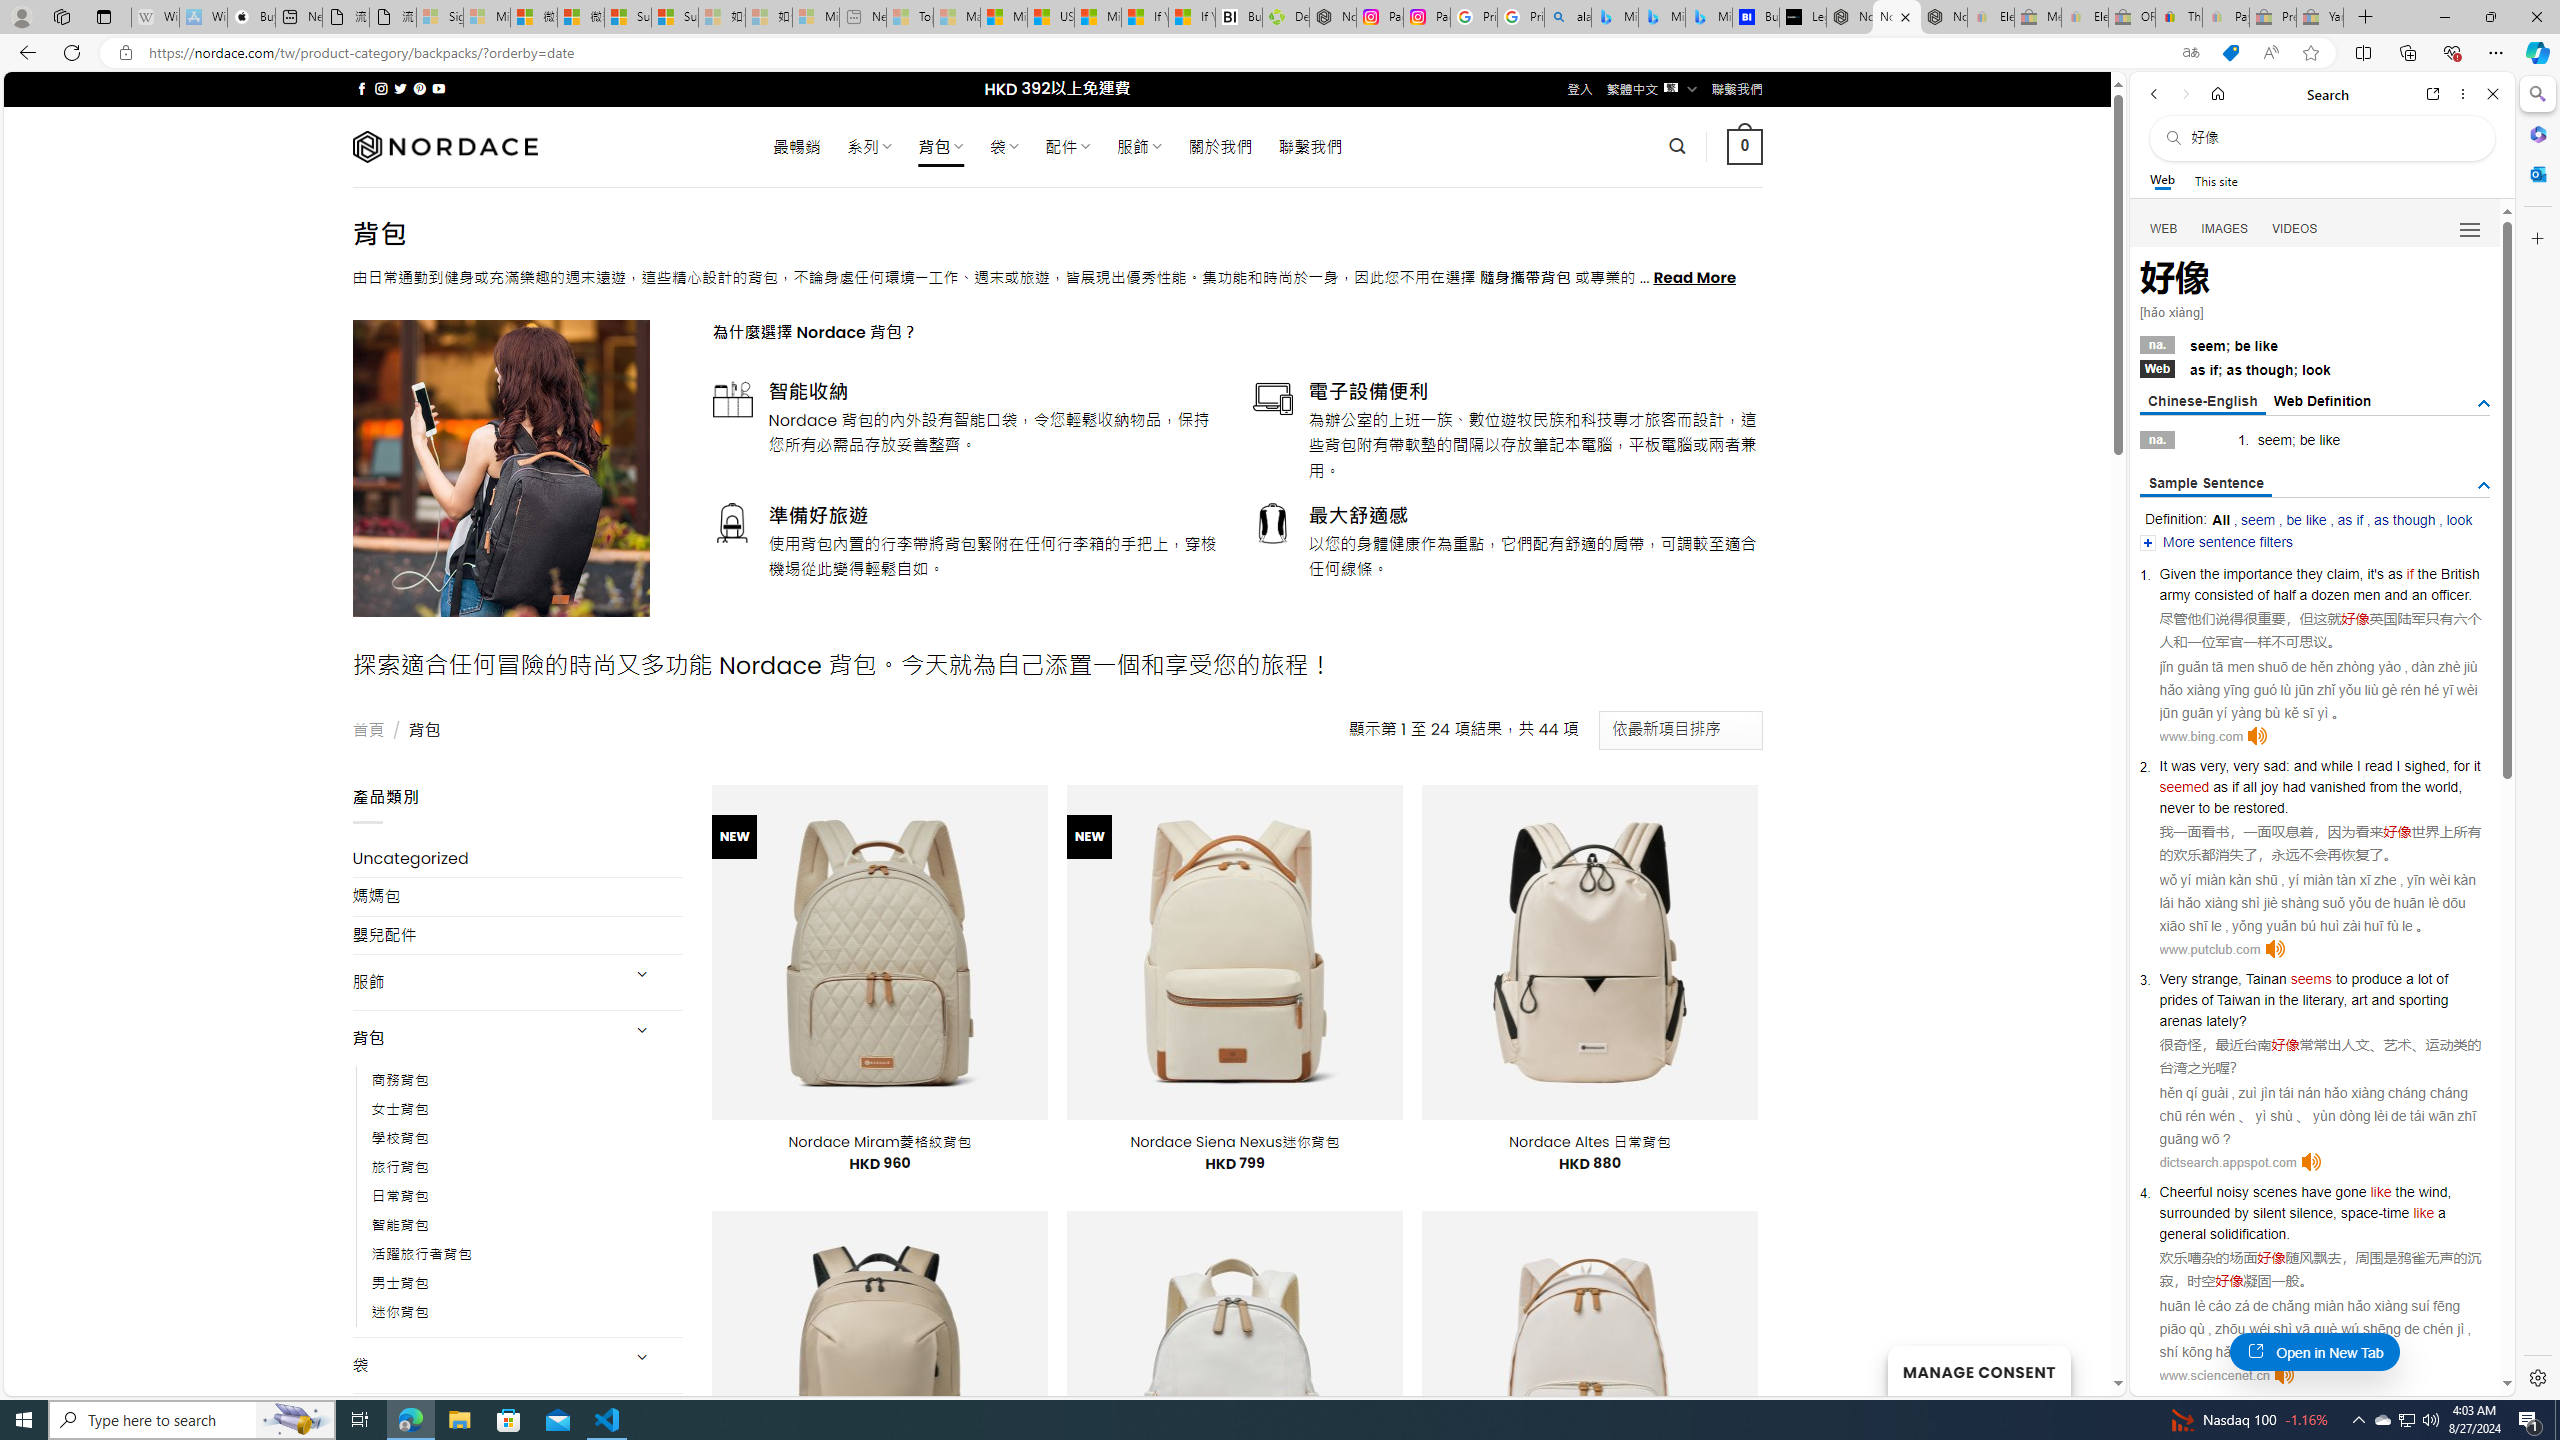 This screenshot has height=1440, width=2560. Describe the element at coordinates (2201, 735) in the screenshot. I see `'www.bing.com'` at that location.